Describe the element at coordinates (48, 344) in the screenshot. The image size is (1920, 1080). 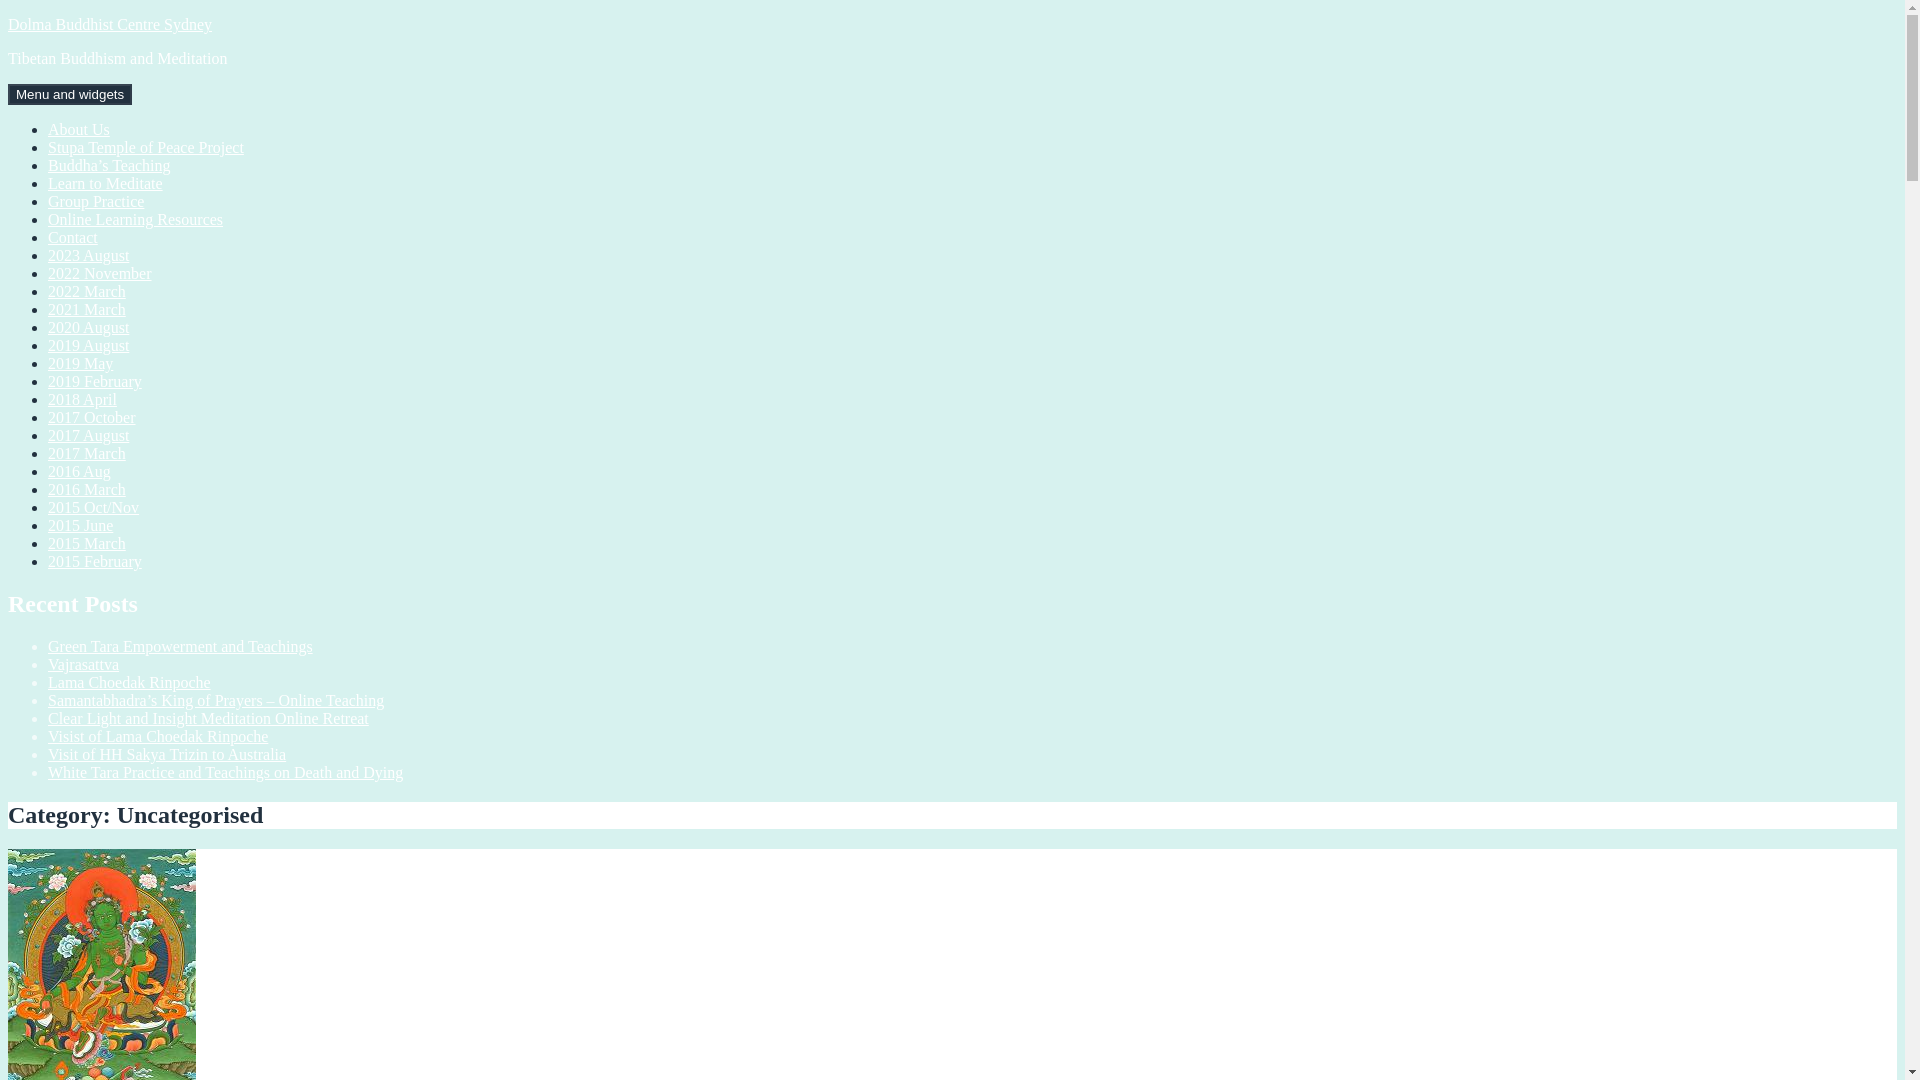
I see `'2019 August'` at that location.